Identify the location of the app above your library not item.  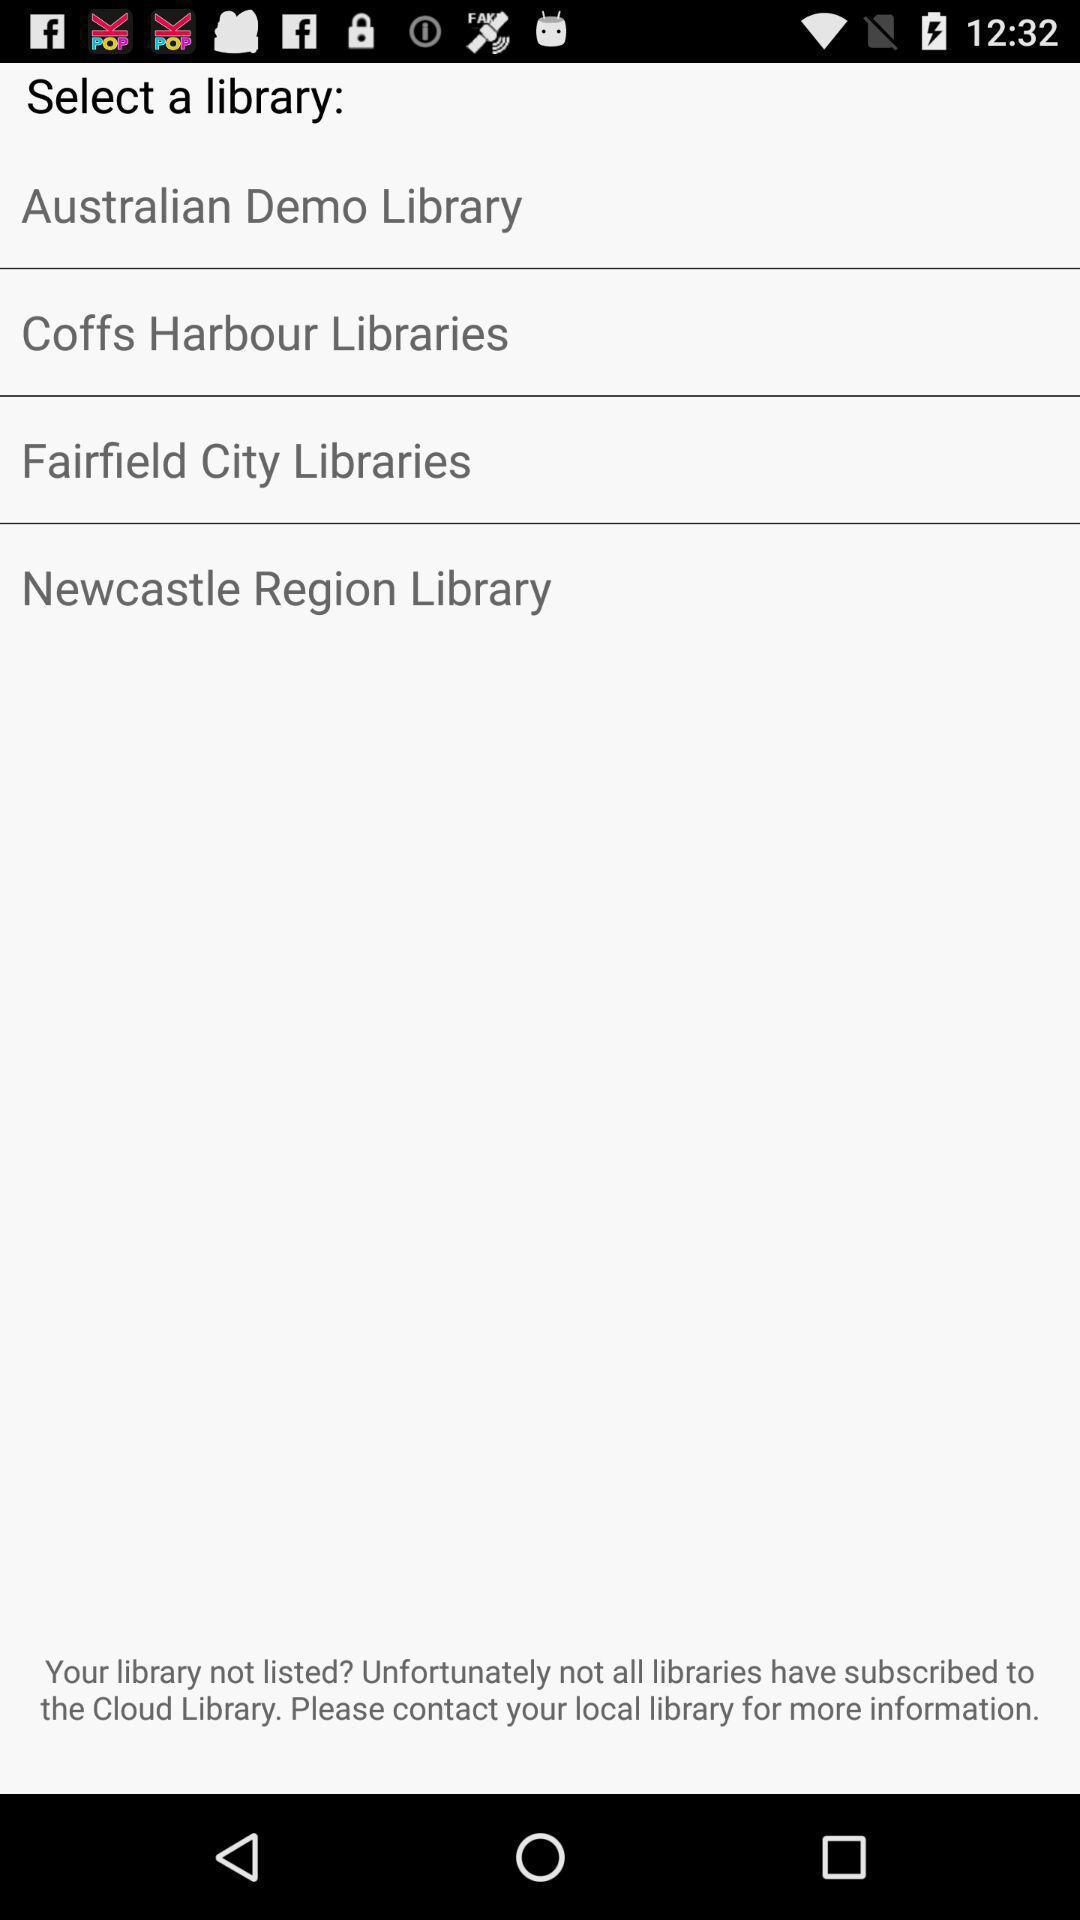
(540, 586).